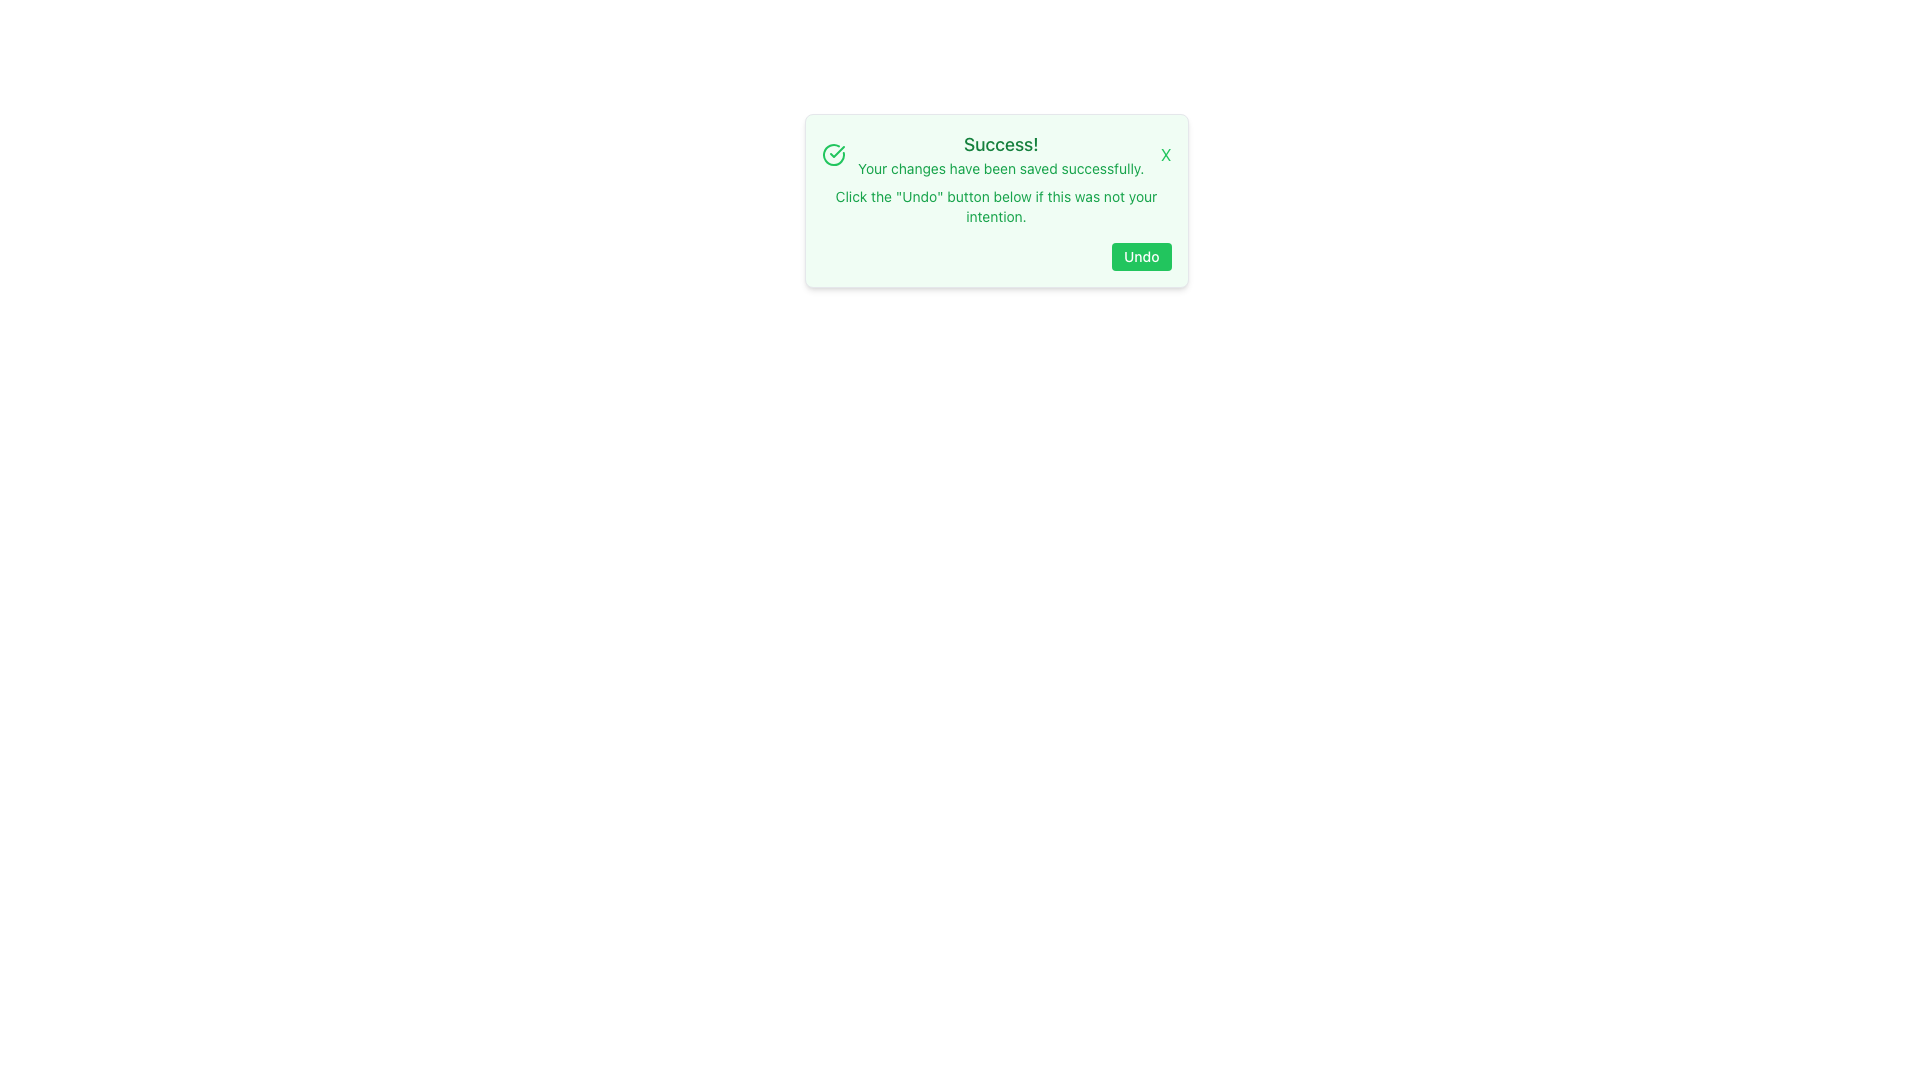  I want to click on the checkmark icon inside the circular SVG component that signifies success, located on the left side of the notification box, so click(836, 150).